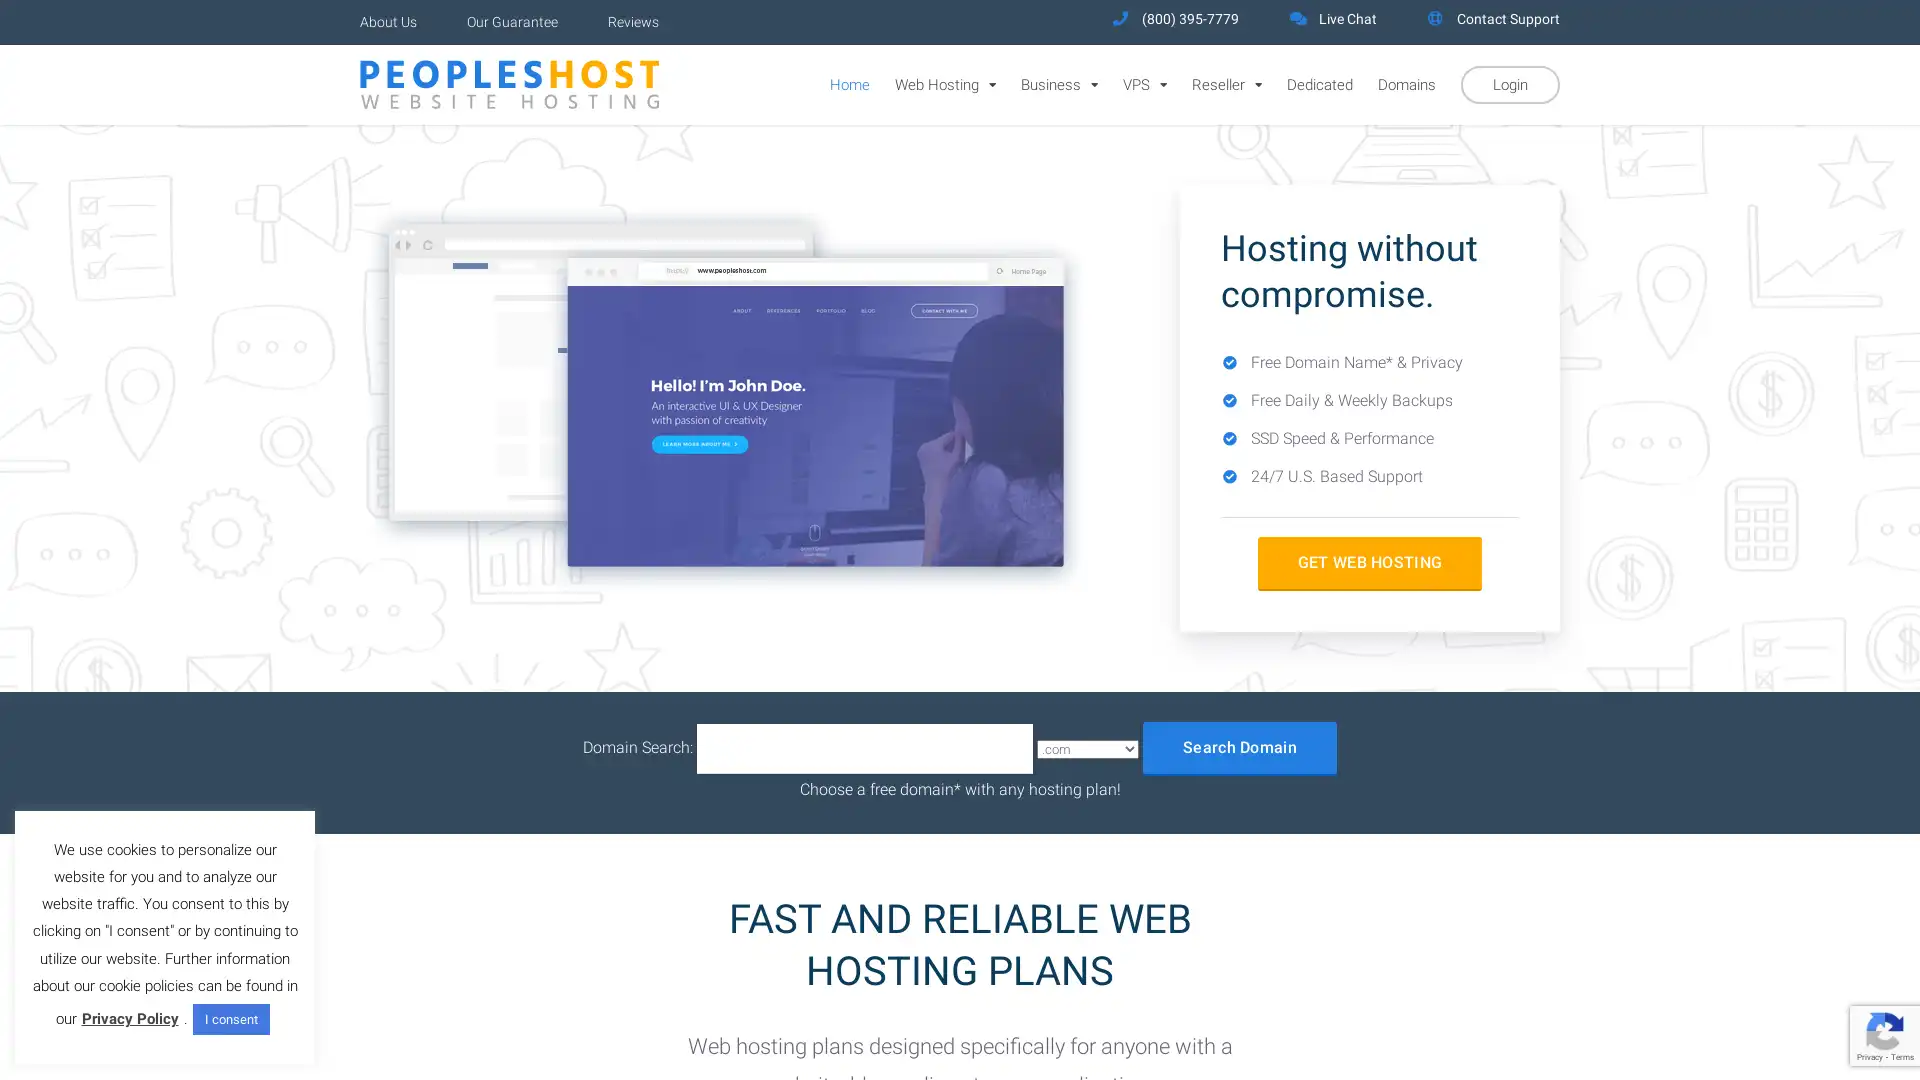 This screenshot has width=1920, height=1080. Describe the element at coordinates (230, 1019) in the screenshot. I see `I consent` at that location.